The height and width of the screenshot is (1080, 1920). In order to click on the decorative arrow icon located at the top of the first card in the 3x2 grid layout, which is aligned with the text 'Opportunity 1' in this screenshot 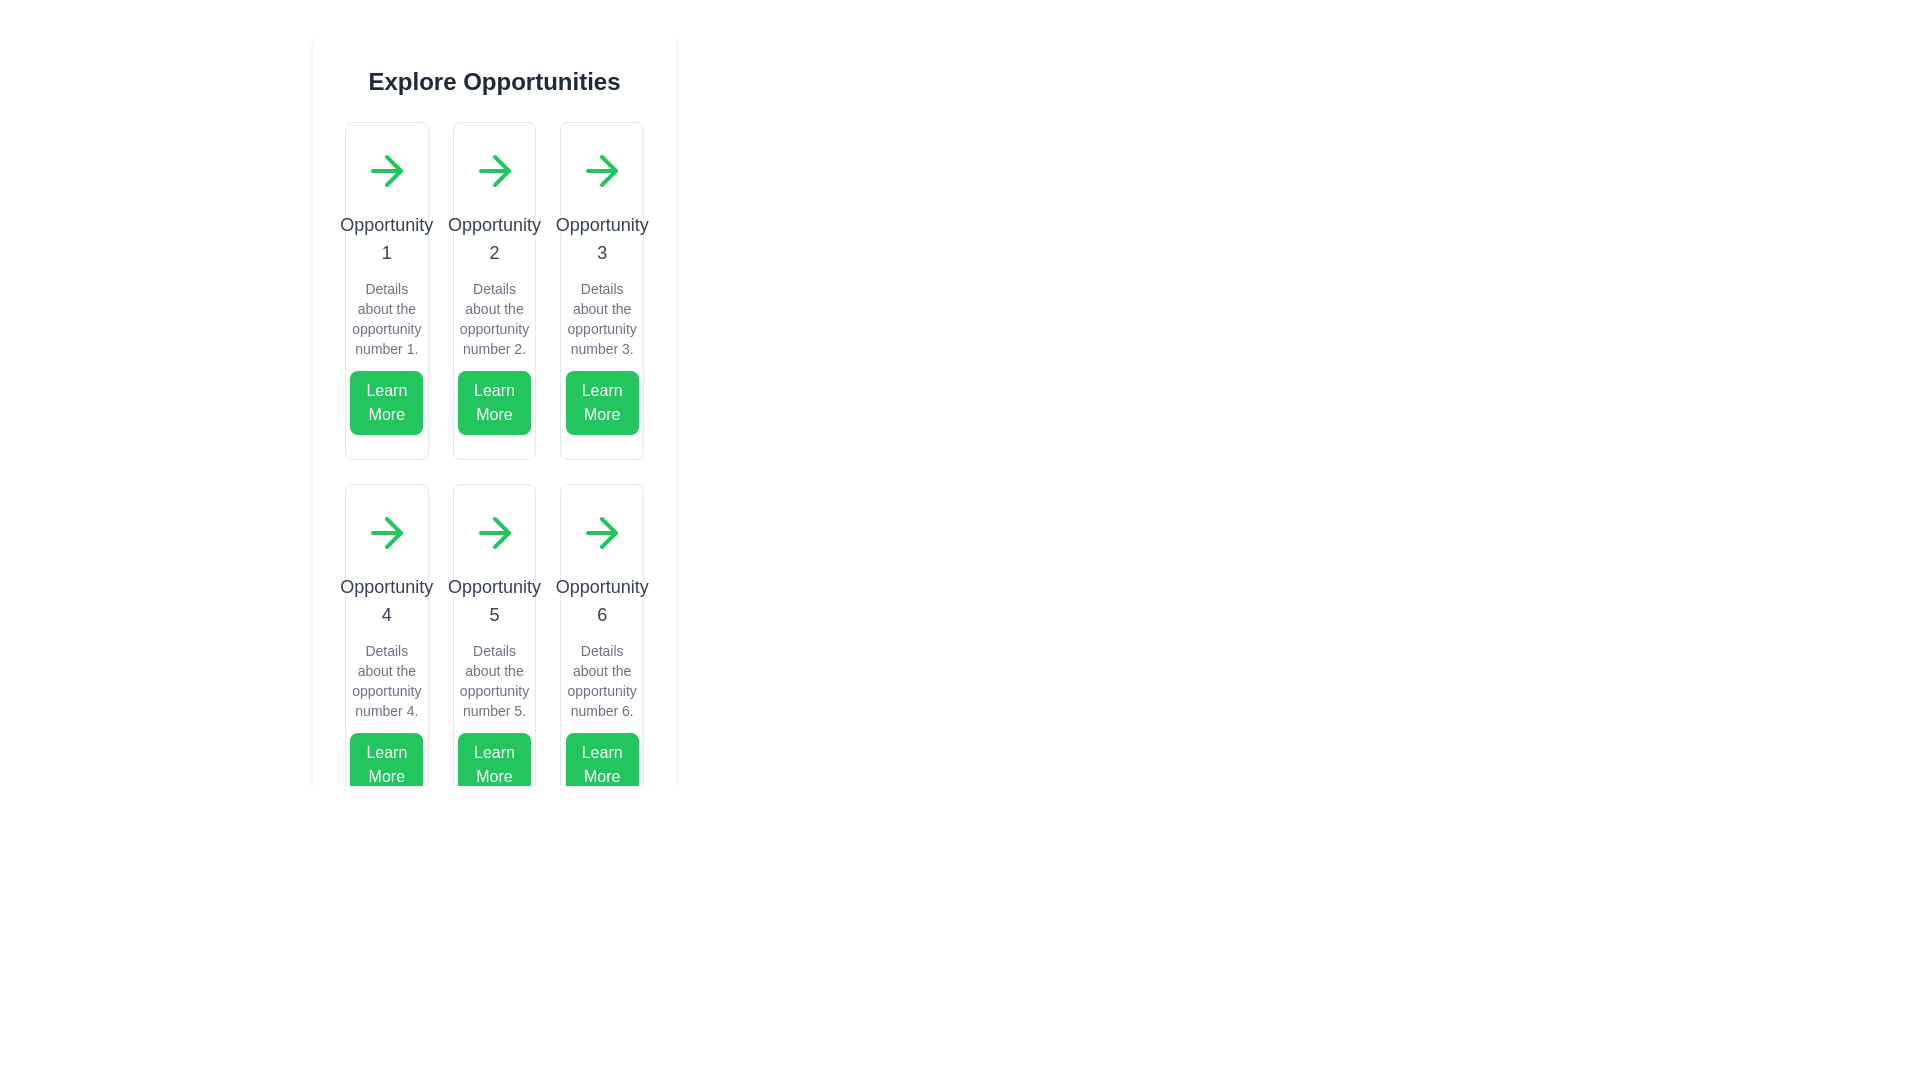, I will do `click(386, 169)`.